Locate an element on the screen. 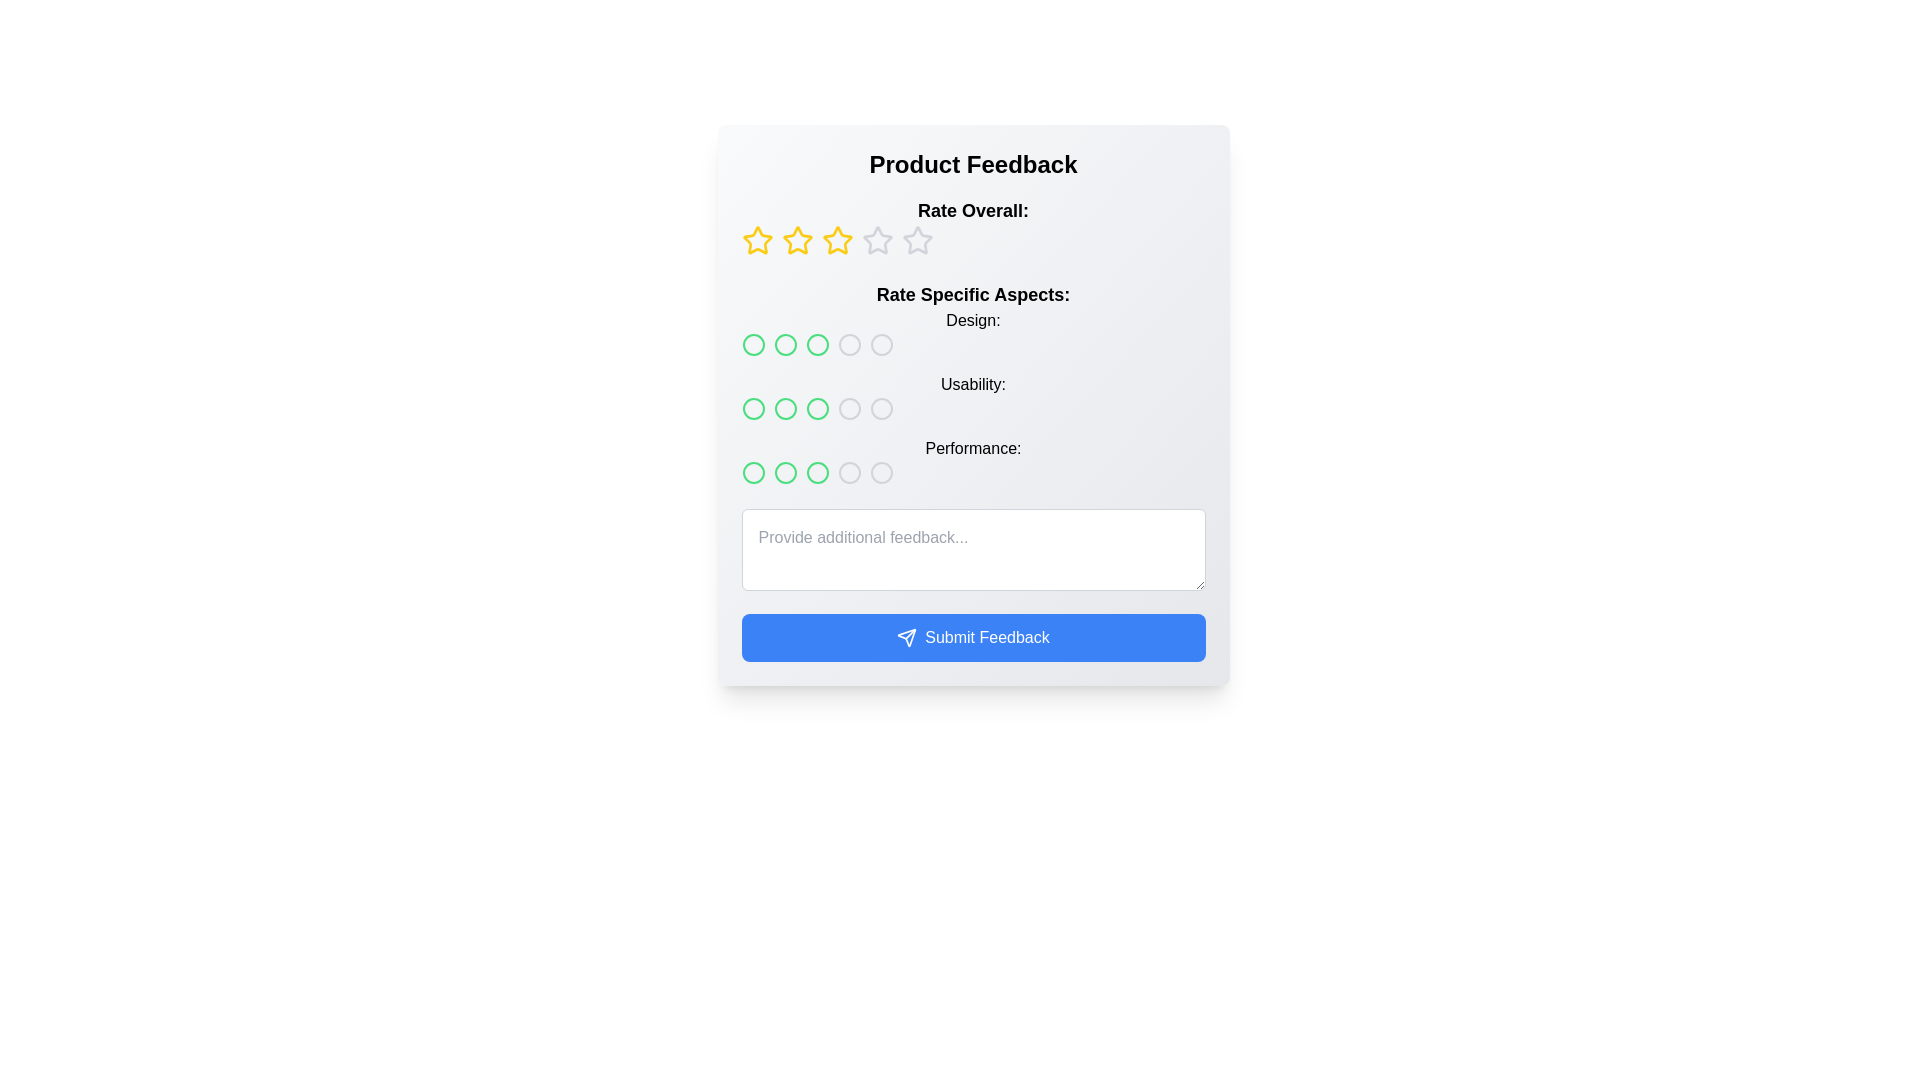 The width and height of the screenshot is (1920, 1080). the third circular icon representing the 'Design' rating in the 'Rate Specific Aspects' section of the interface is located at coordinates (817, 343).